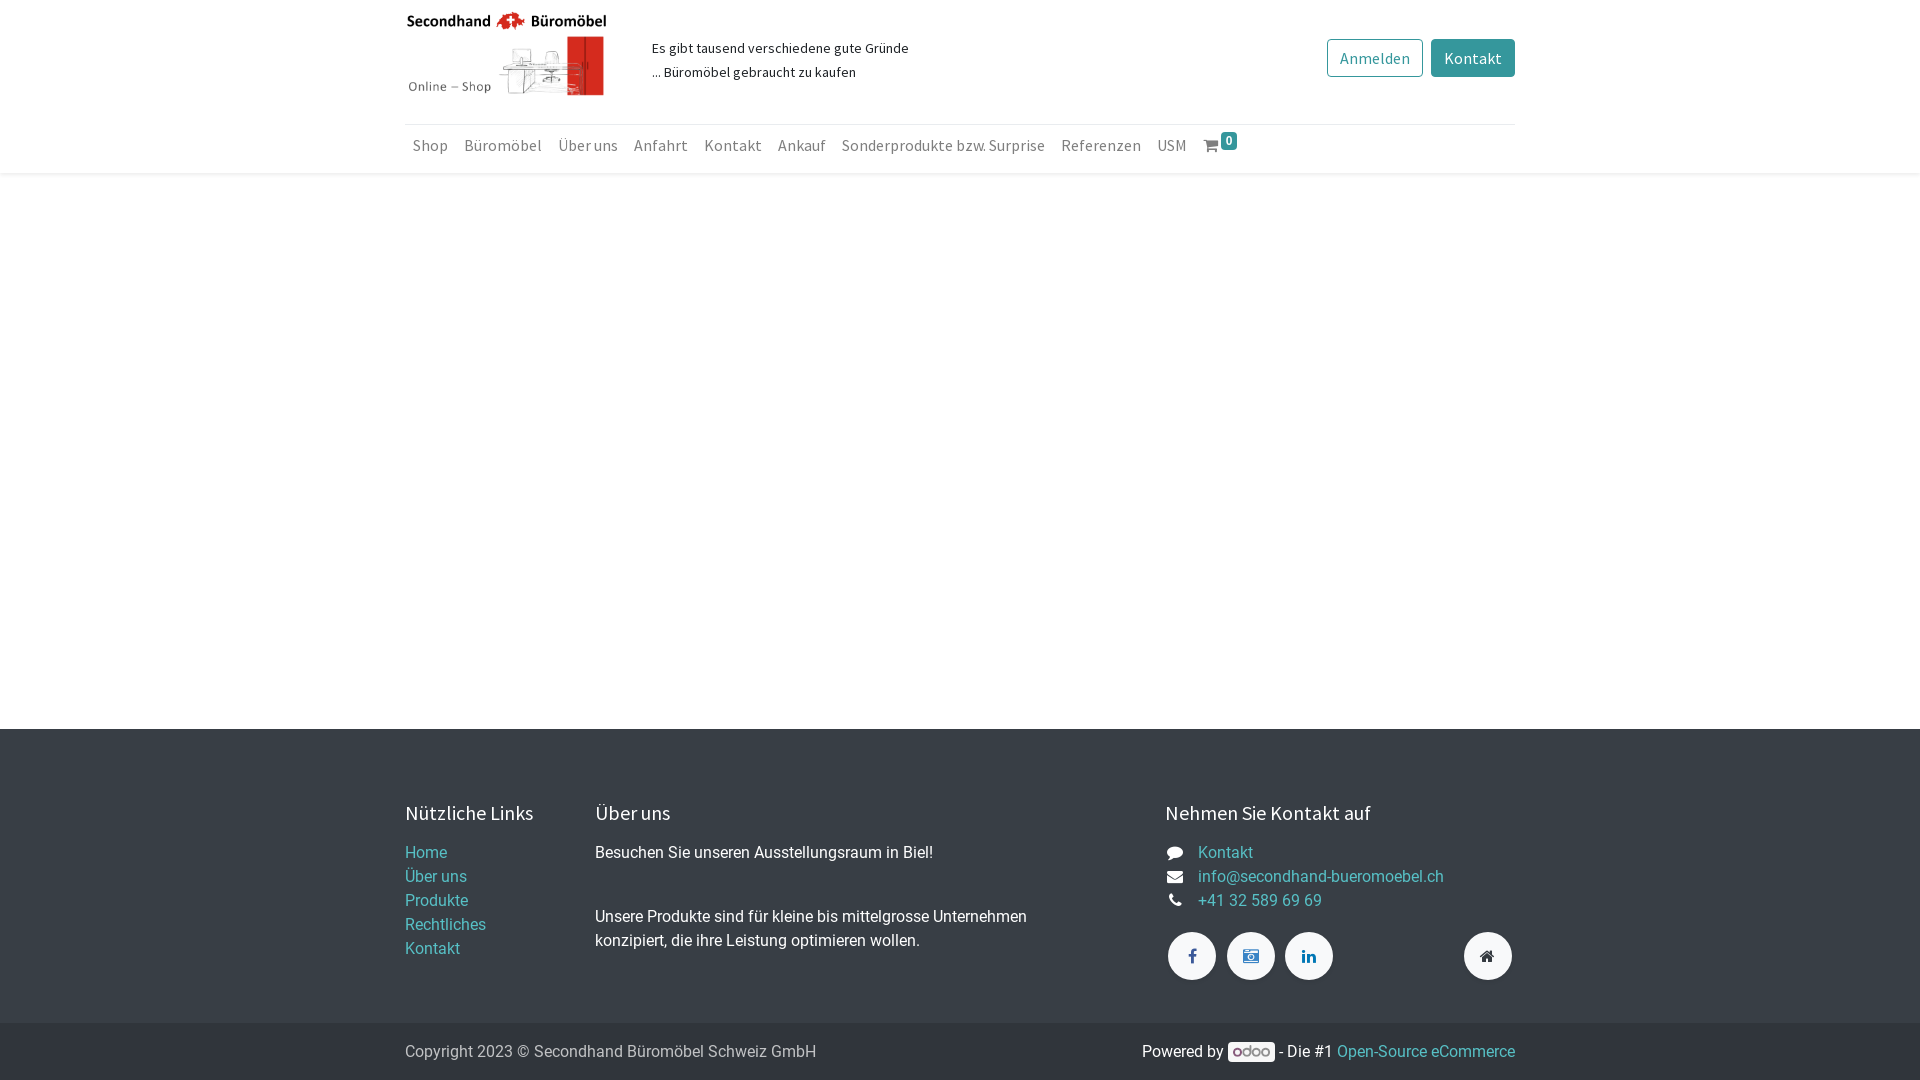 This screenshot has height=1080, width=1920. What do you see at coordinates (1337, 1050) in the screenshot?
I see `'Open-Source eCommerce'` at bounding box center [1337, 1050].